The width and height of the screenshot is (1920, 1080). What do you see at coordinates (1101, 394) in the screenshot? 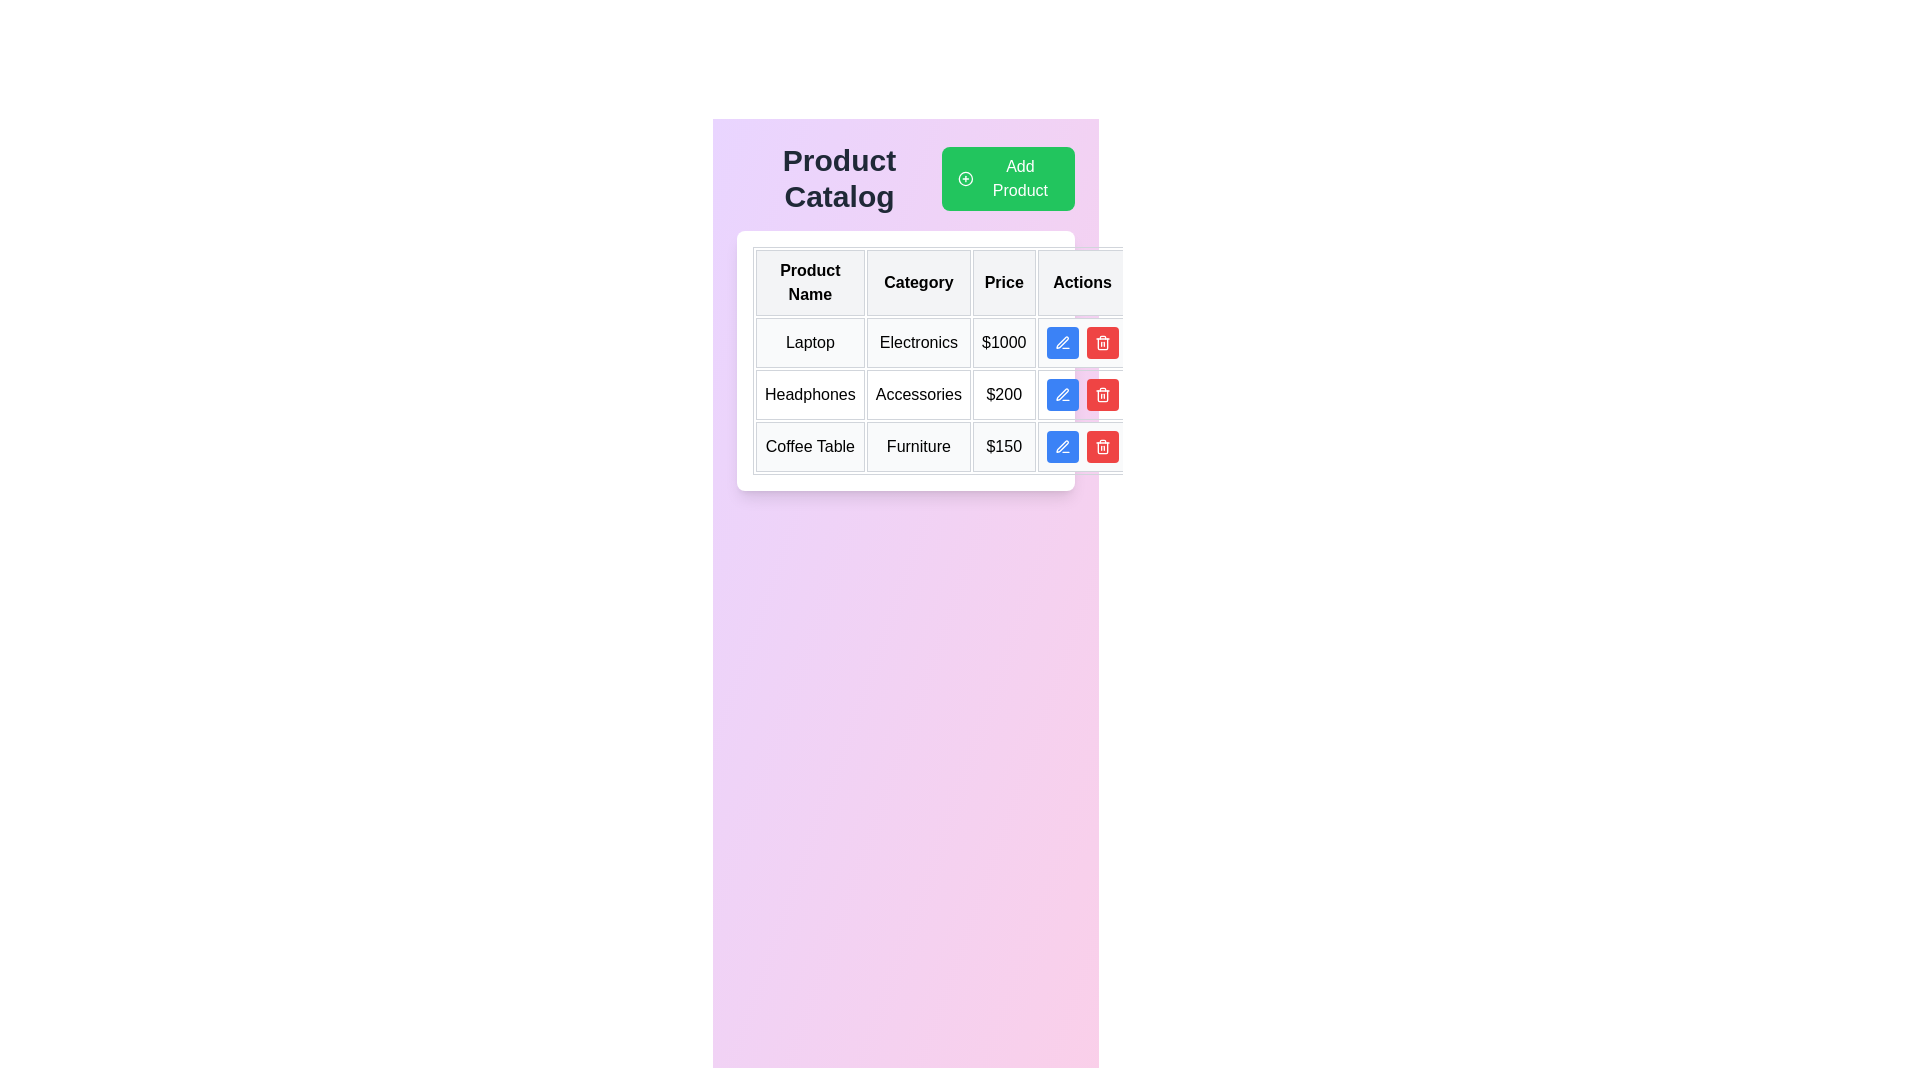
I see `the delete button located in the actions column of the third row, associated with the 'Coffee Table' entry` at bounding box center [1101, 394].